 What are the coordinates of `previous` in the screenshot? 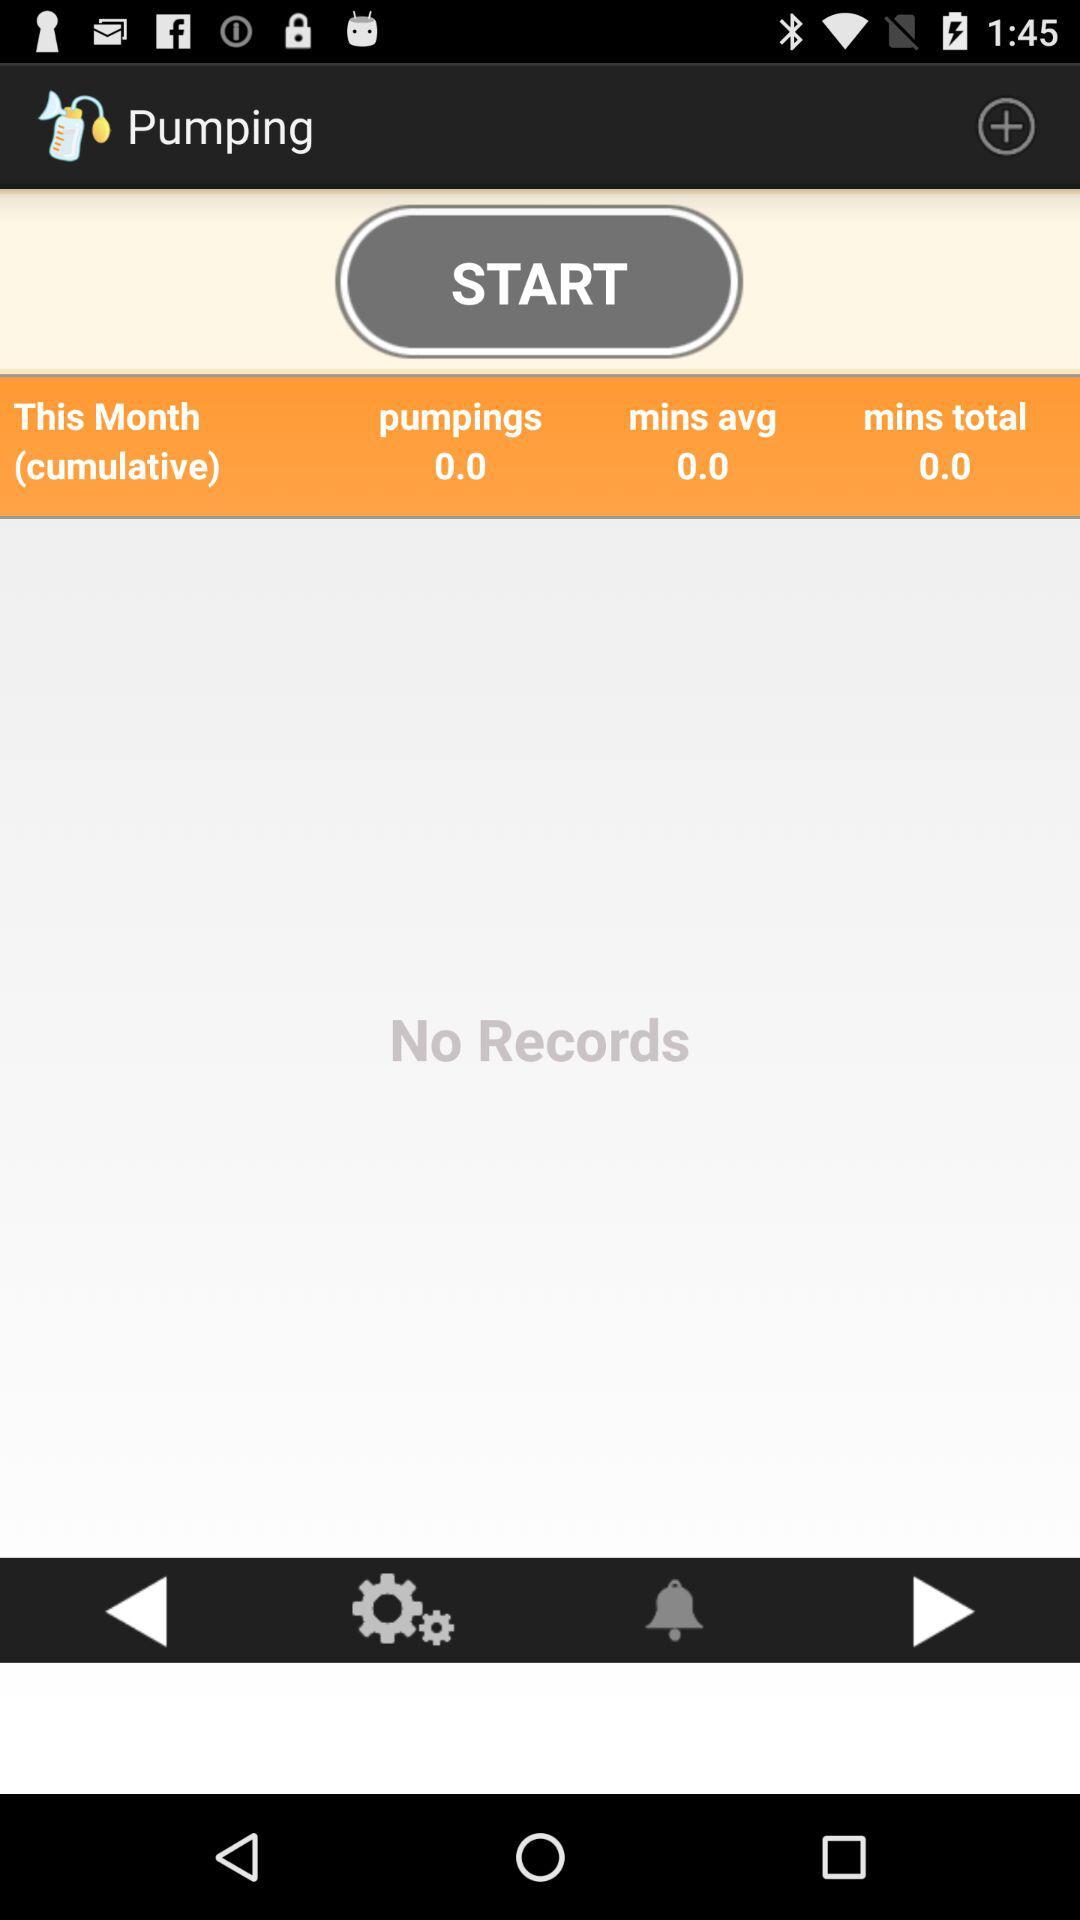 It's located at (135, 1610).